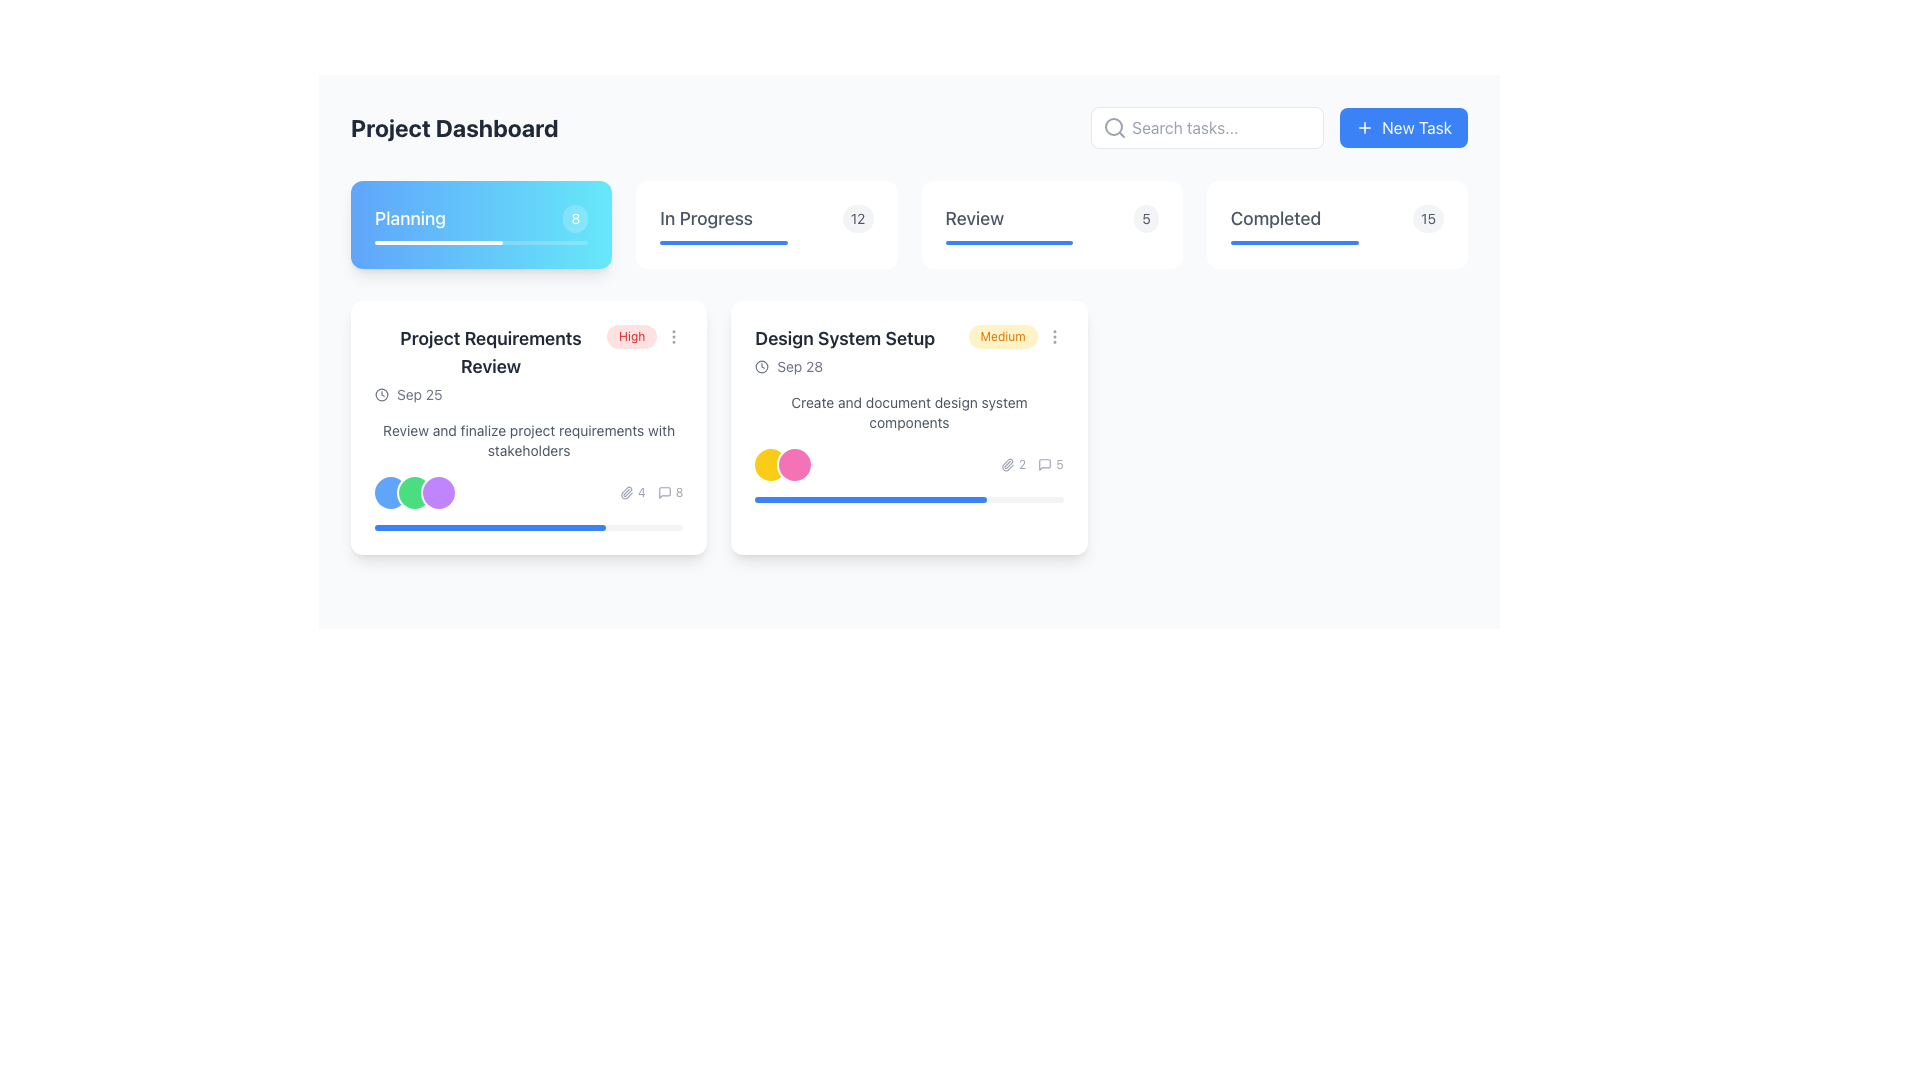 This screenshot has height=1080, width=1920. I want to click on the interactive card labeled 'Review5' in the Project Dashboard section, so click(1051, 224).